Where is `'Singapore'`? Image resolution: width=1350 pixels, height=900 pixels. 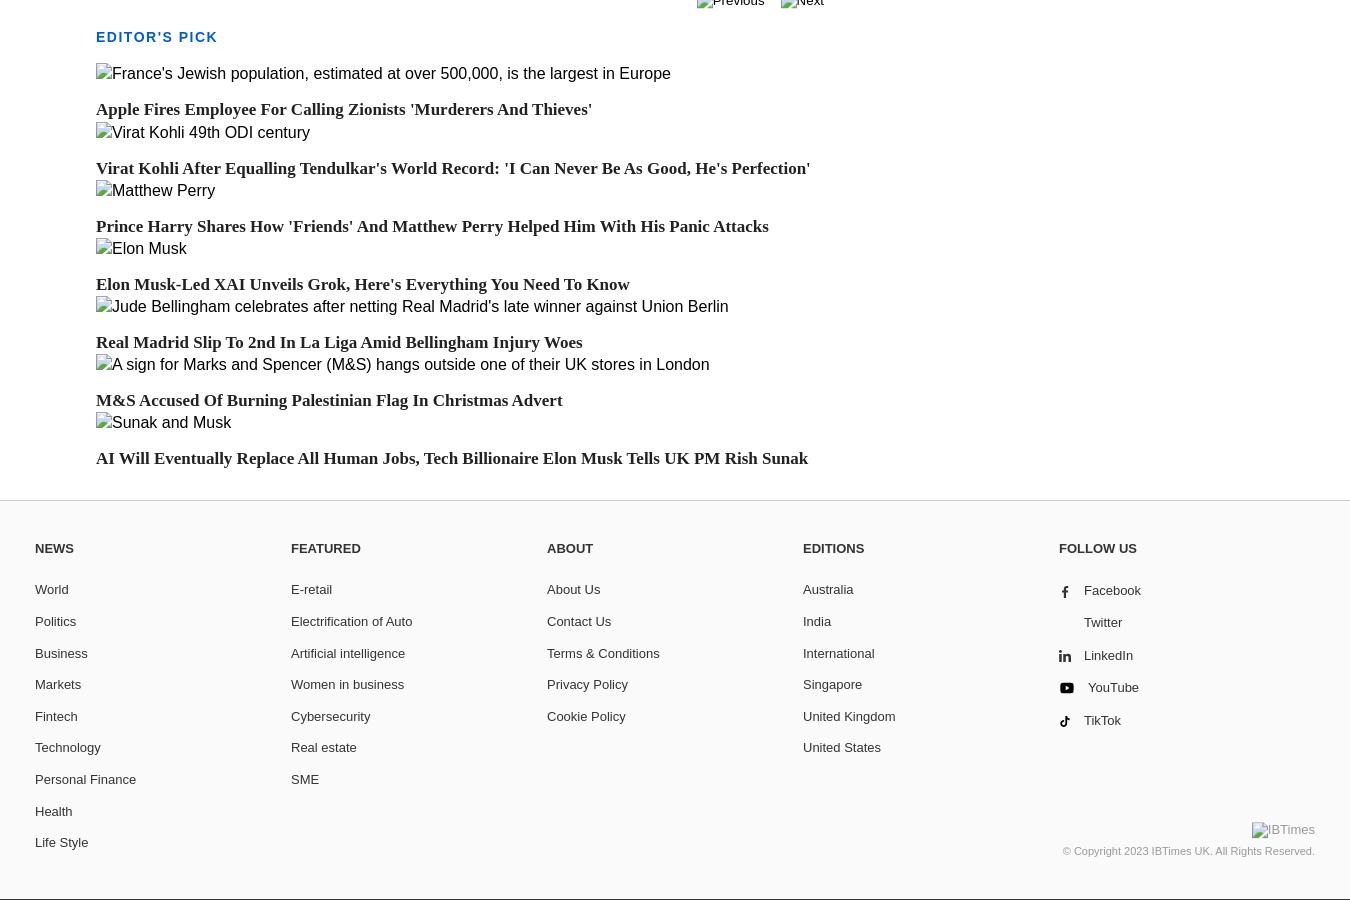
'Singapore' is located at coordinates (802, 683).